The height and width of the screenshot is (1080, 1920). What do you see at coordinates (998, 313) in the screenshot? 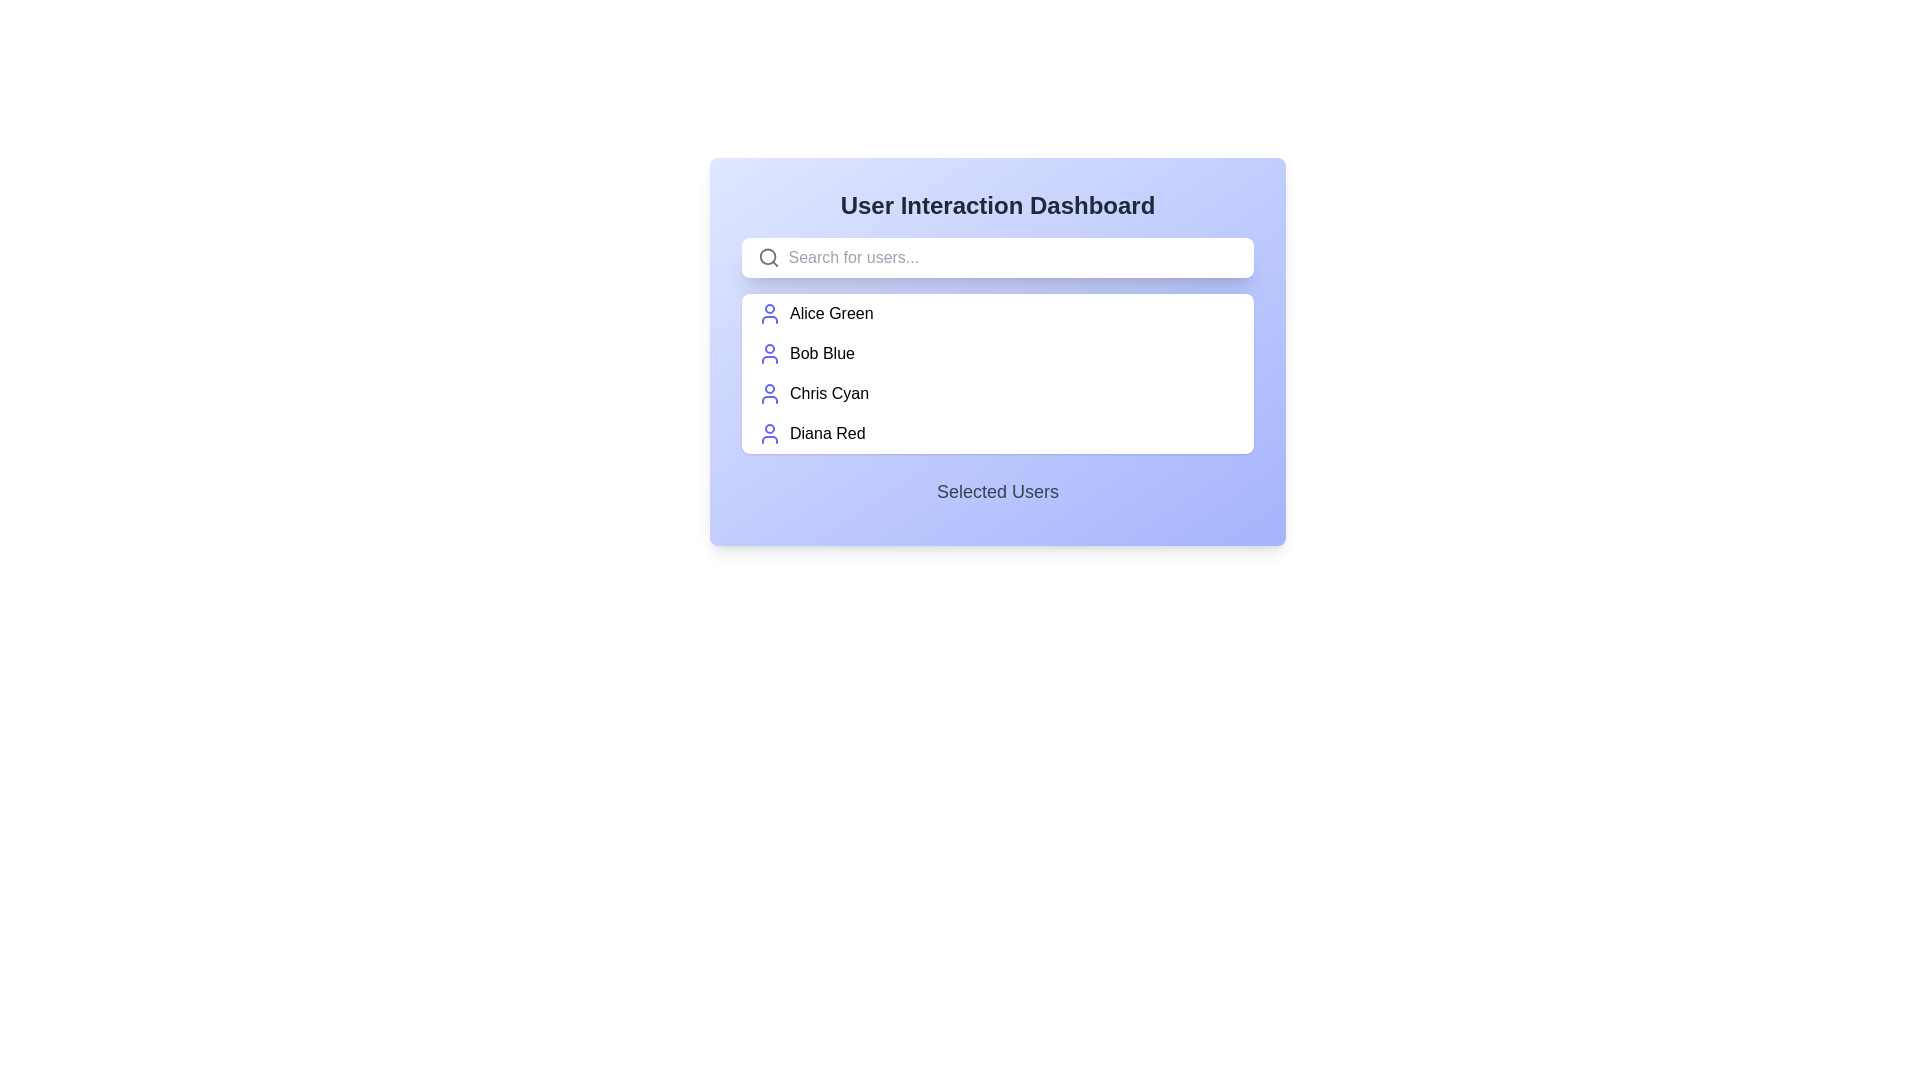
I see `the user list item titled 'Alice Green'` at bounding box center [998, 313].